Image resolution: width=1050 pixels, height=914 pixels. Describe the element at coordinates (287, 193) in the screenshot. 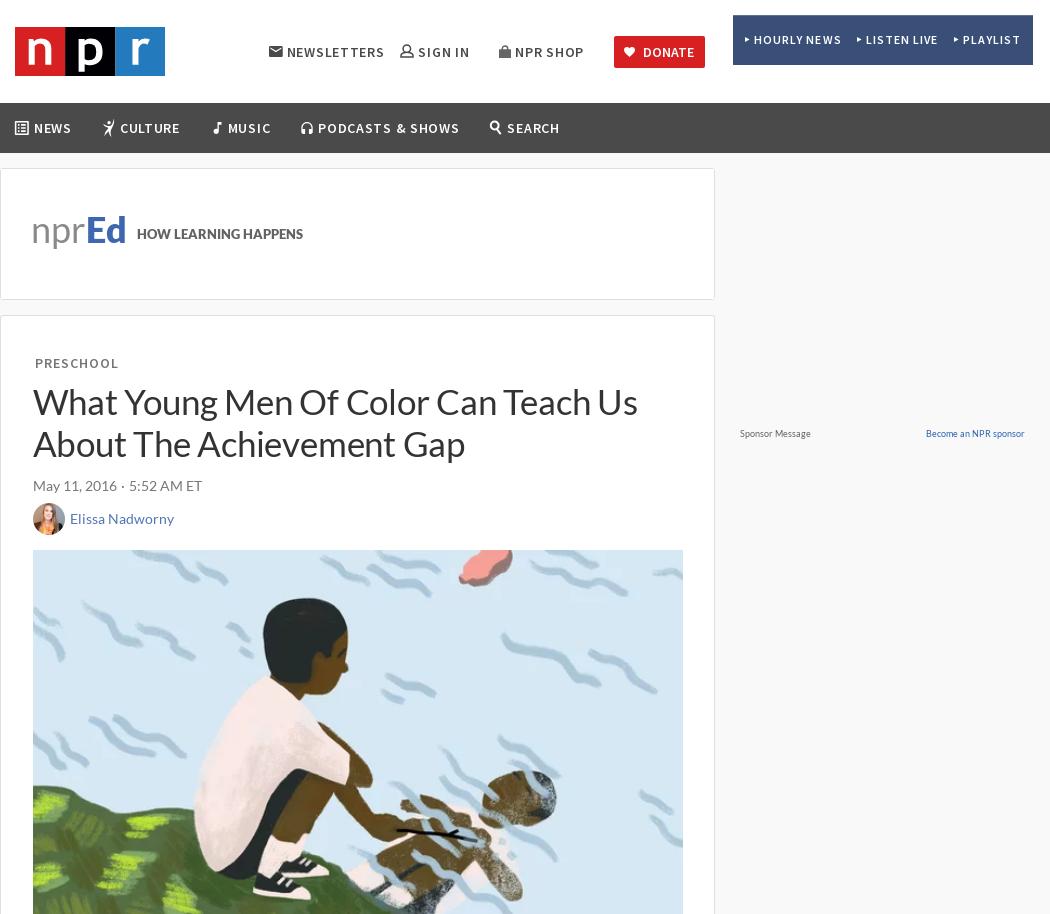

I see `'Movies'` at that location.